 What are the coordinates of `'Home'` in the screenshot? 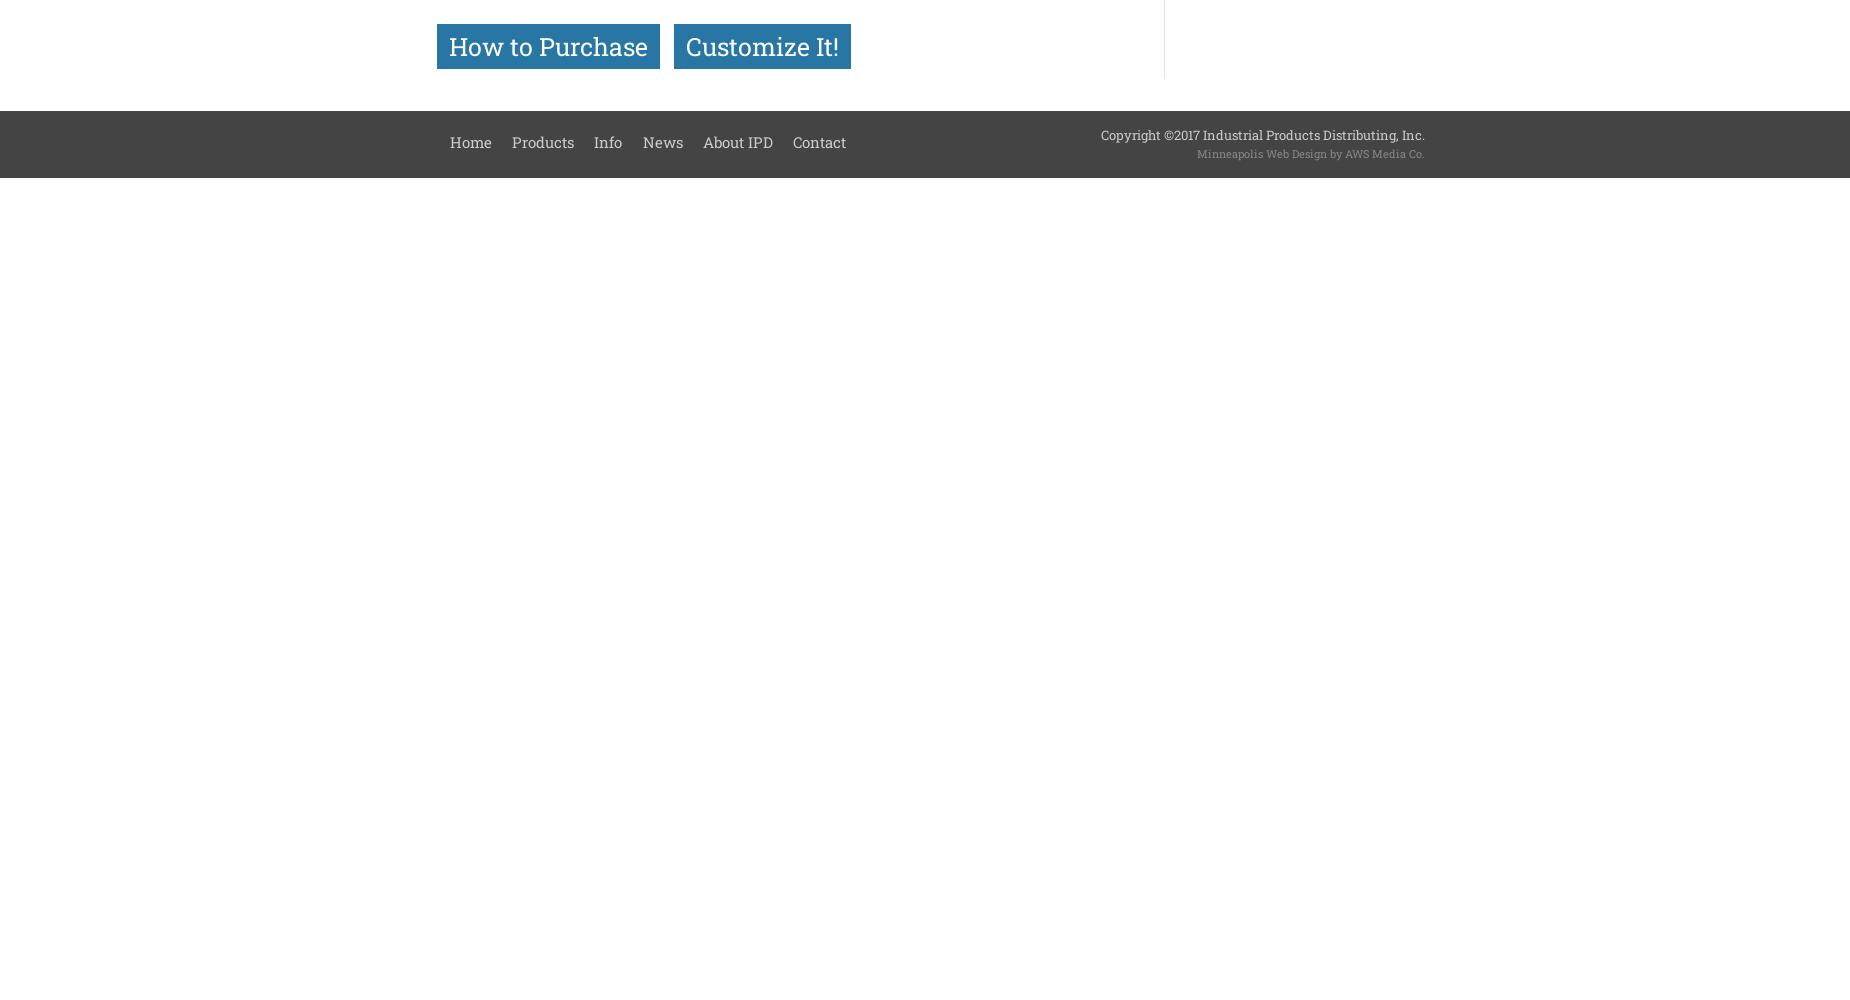 It's located at (448, 141).